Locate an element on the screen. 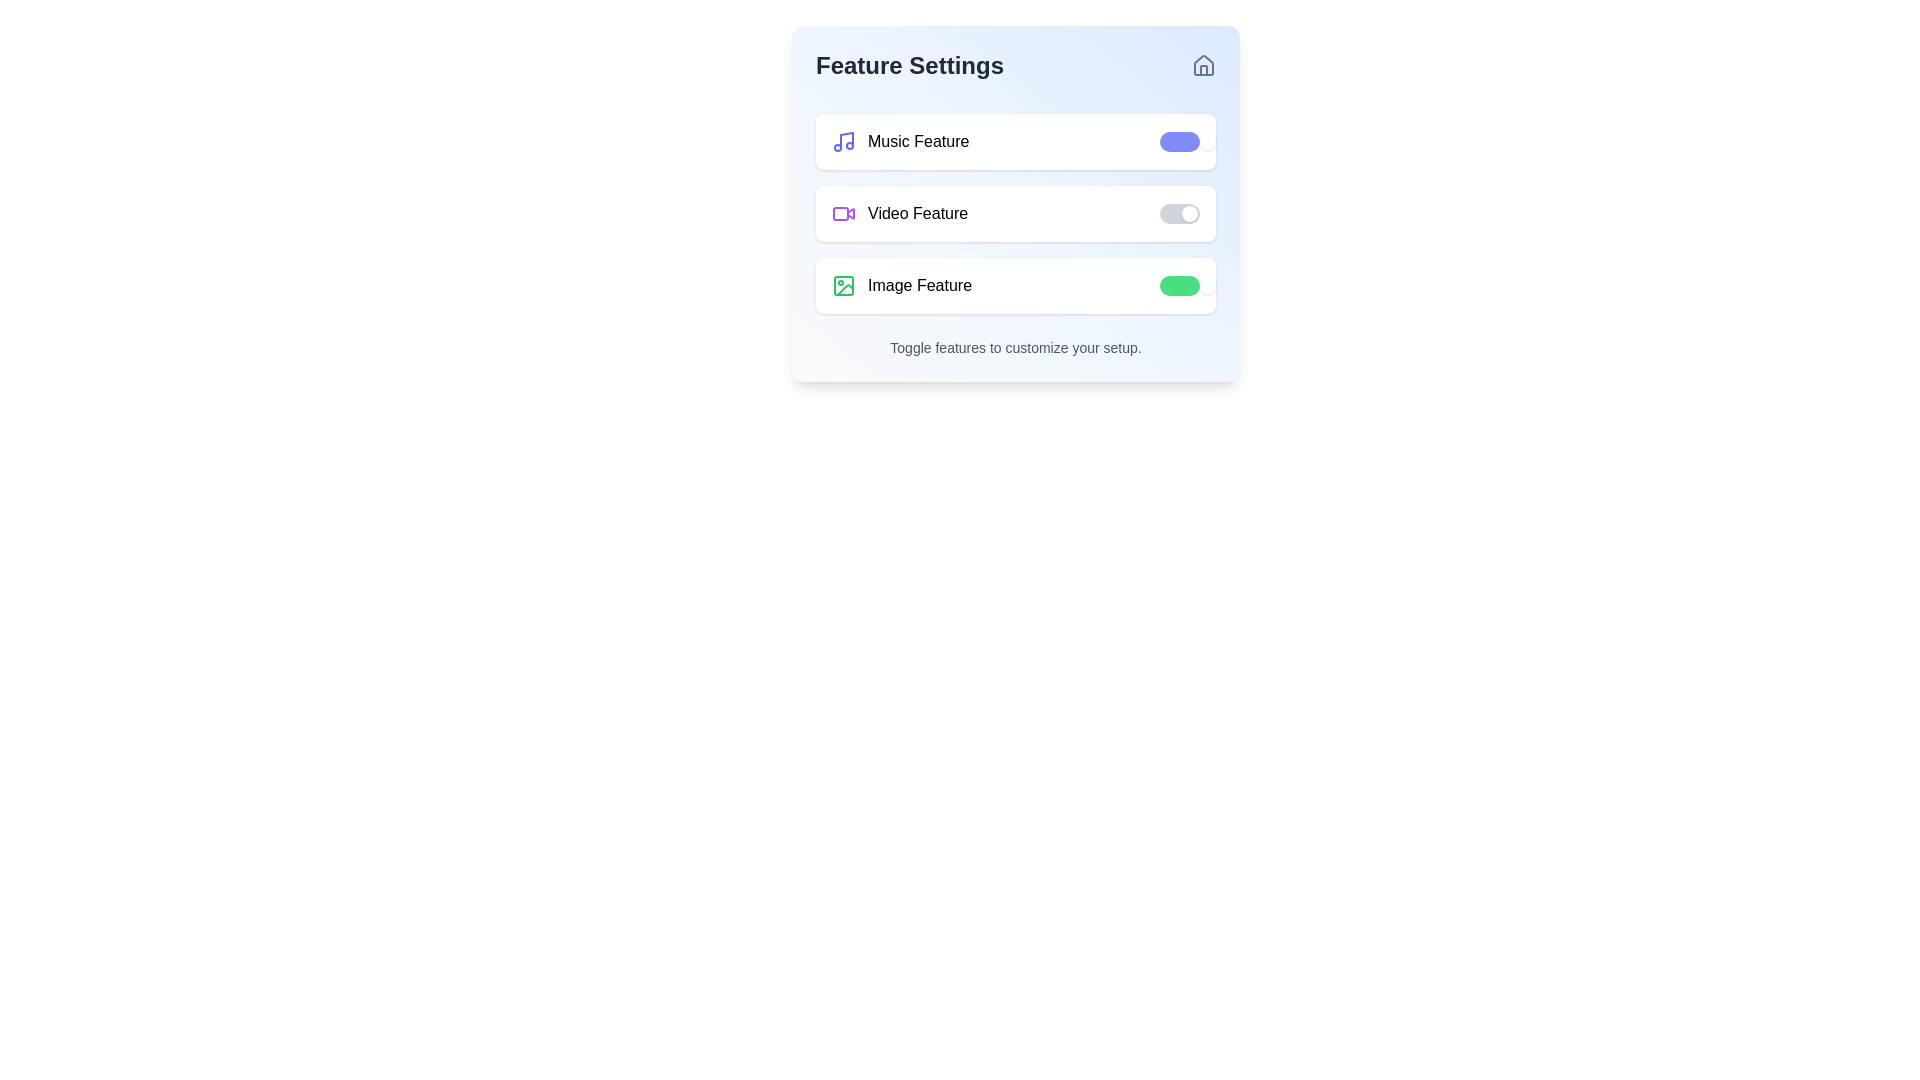 The image size is (1920, 1080). the toggle knob within the toggle switch in the second row of the settings area labeled 'Video Feature', which indicates the inactive state of the toggle switch is located at coordinates (1190, 213).